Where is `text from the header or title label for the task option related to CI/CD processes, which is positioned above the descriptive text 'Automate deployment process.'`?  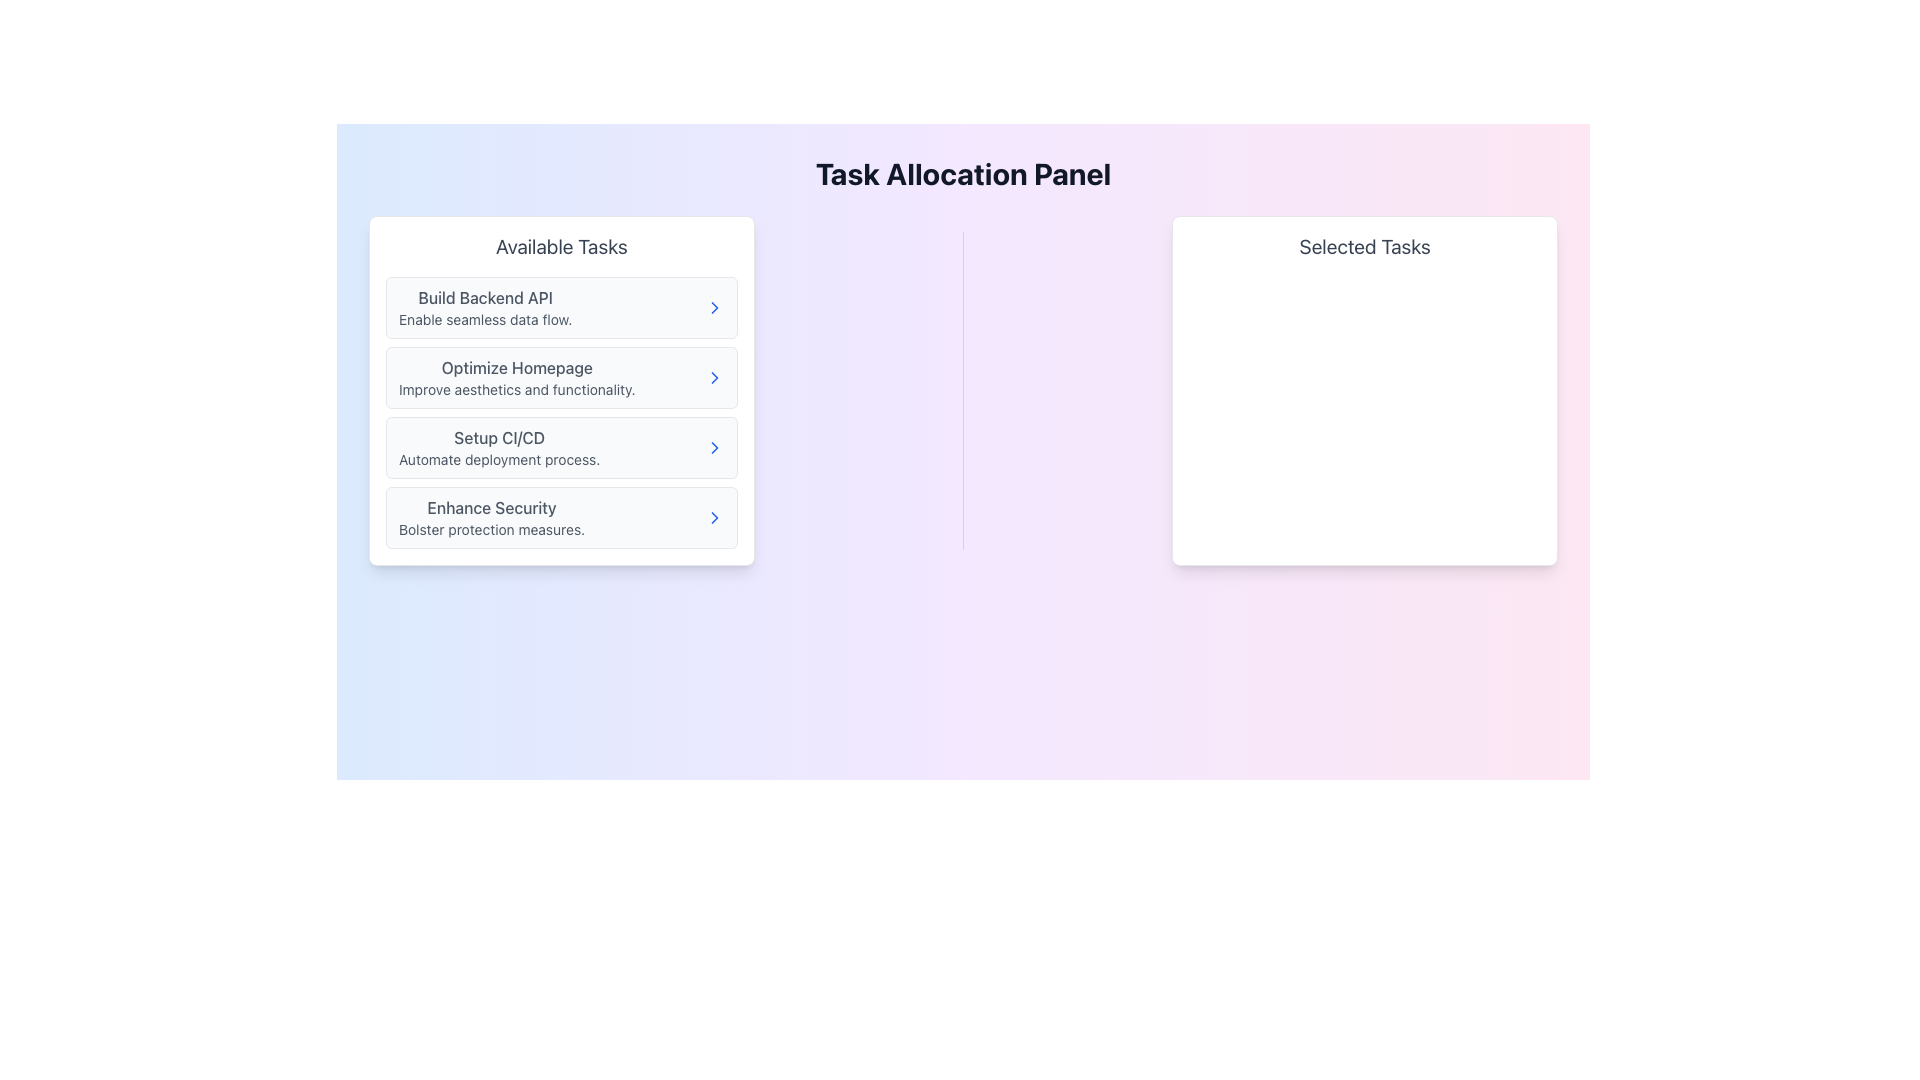 text from the header or title label for the task option related to CI/CD processes, which is positioned above the descriptive text 'Automate deployment process.' is located at coordinates (499, 437).